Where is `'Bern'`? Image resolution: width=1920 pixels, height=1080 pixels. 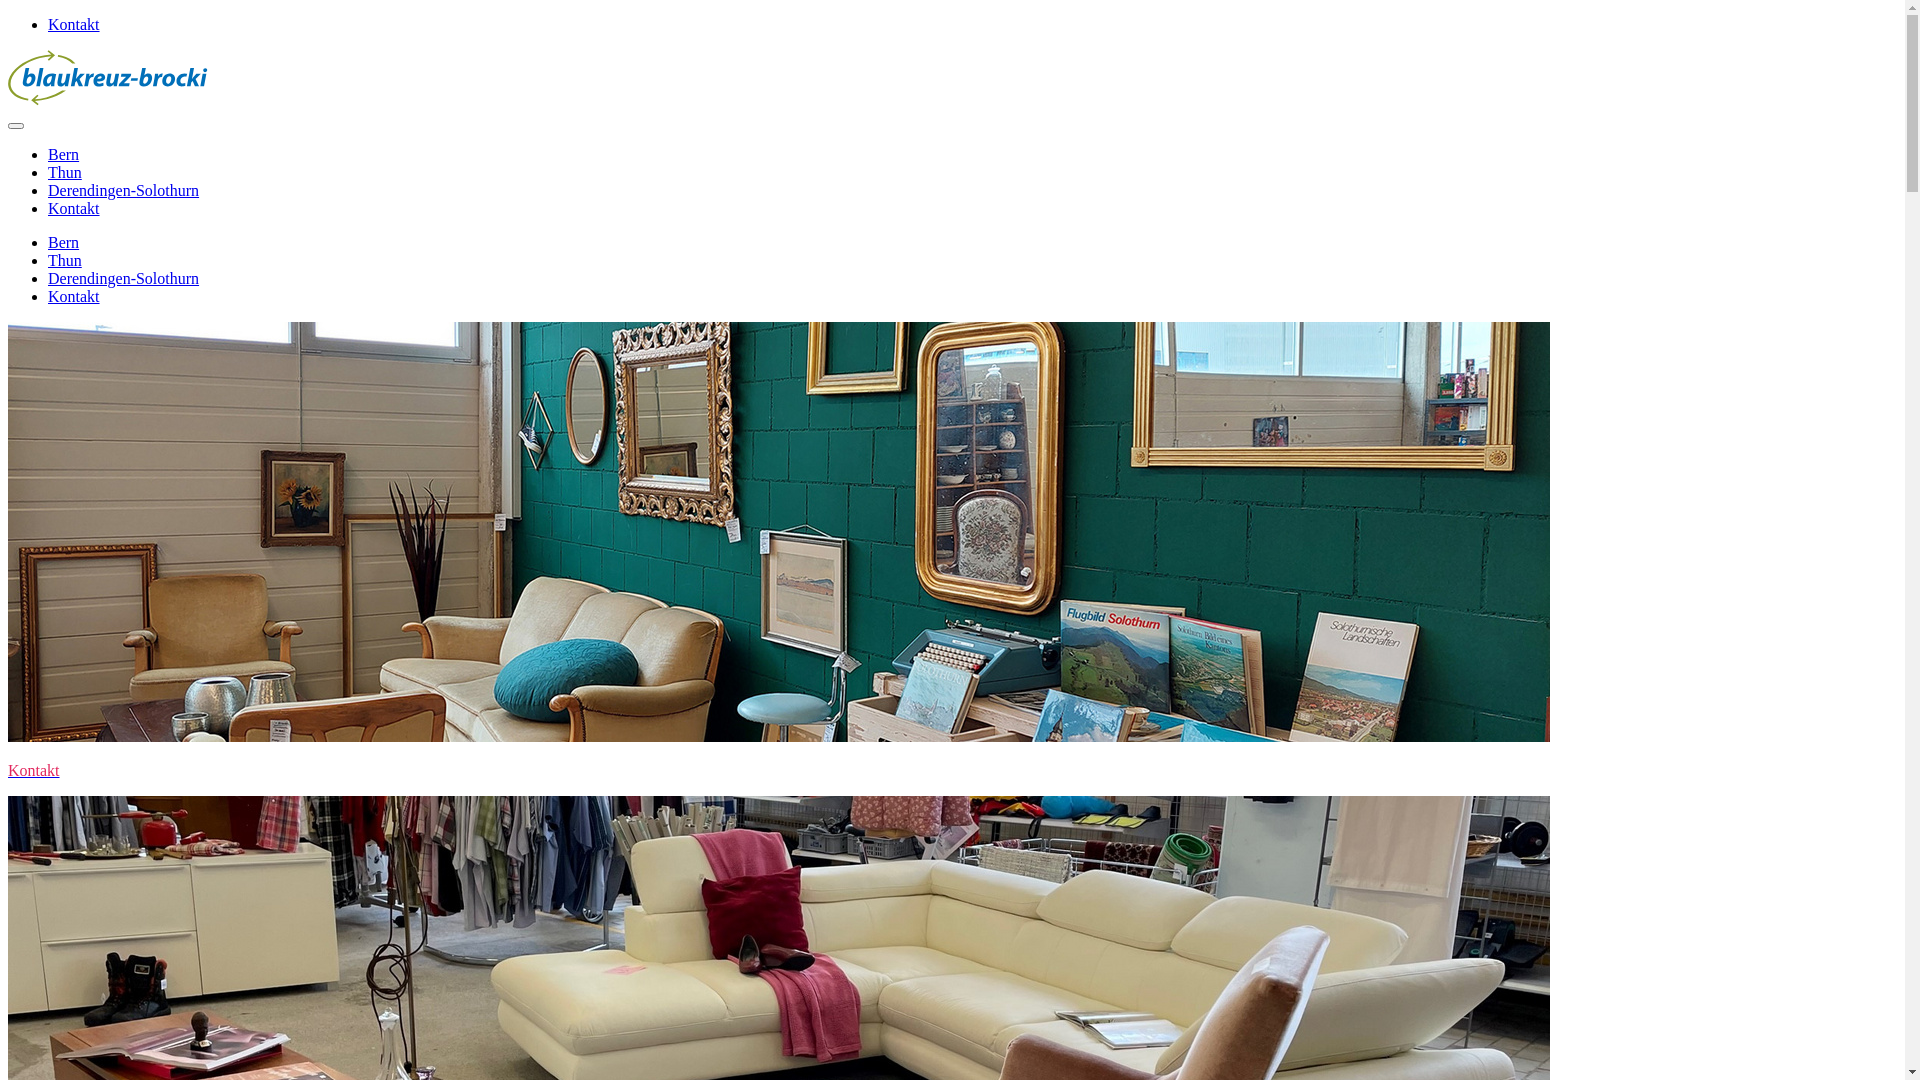
'Bern' is located at coordinates (63, 153).